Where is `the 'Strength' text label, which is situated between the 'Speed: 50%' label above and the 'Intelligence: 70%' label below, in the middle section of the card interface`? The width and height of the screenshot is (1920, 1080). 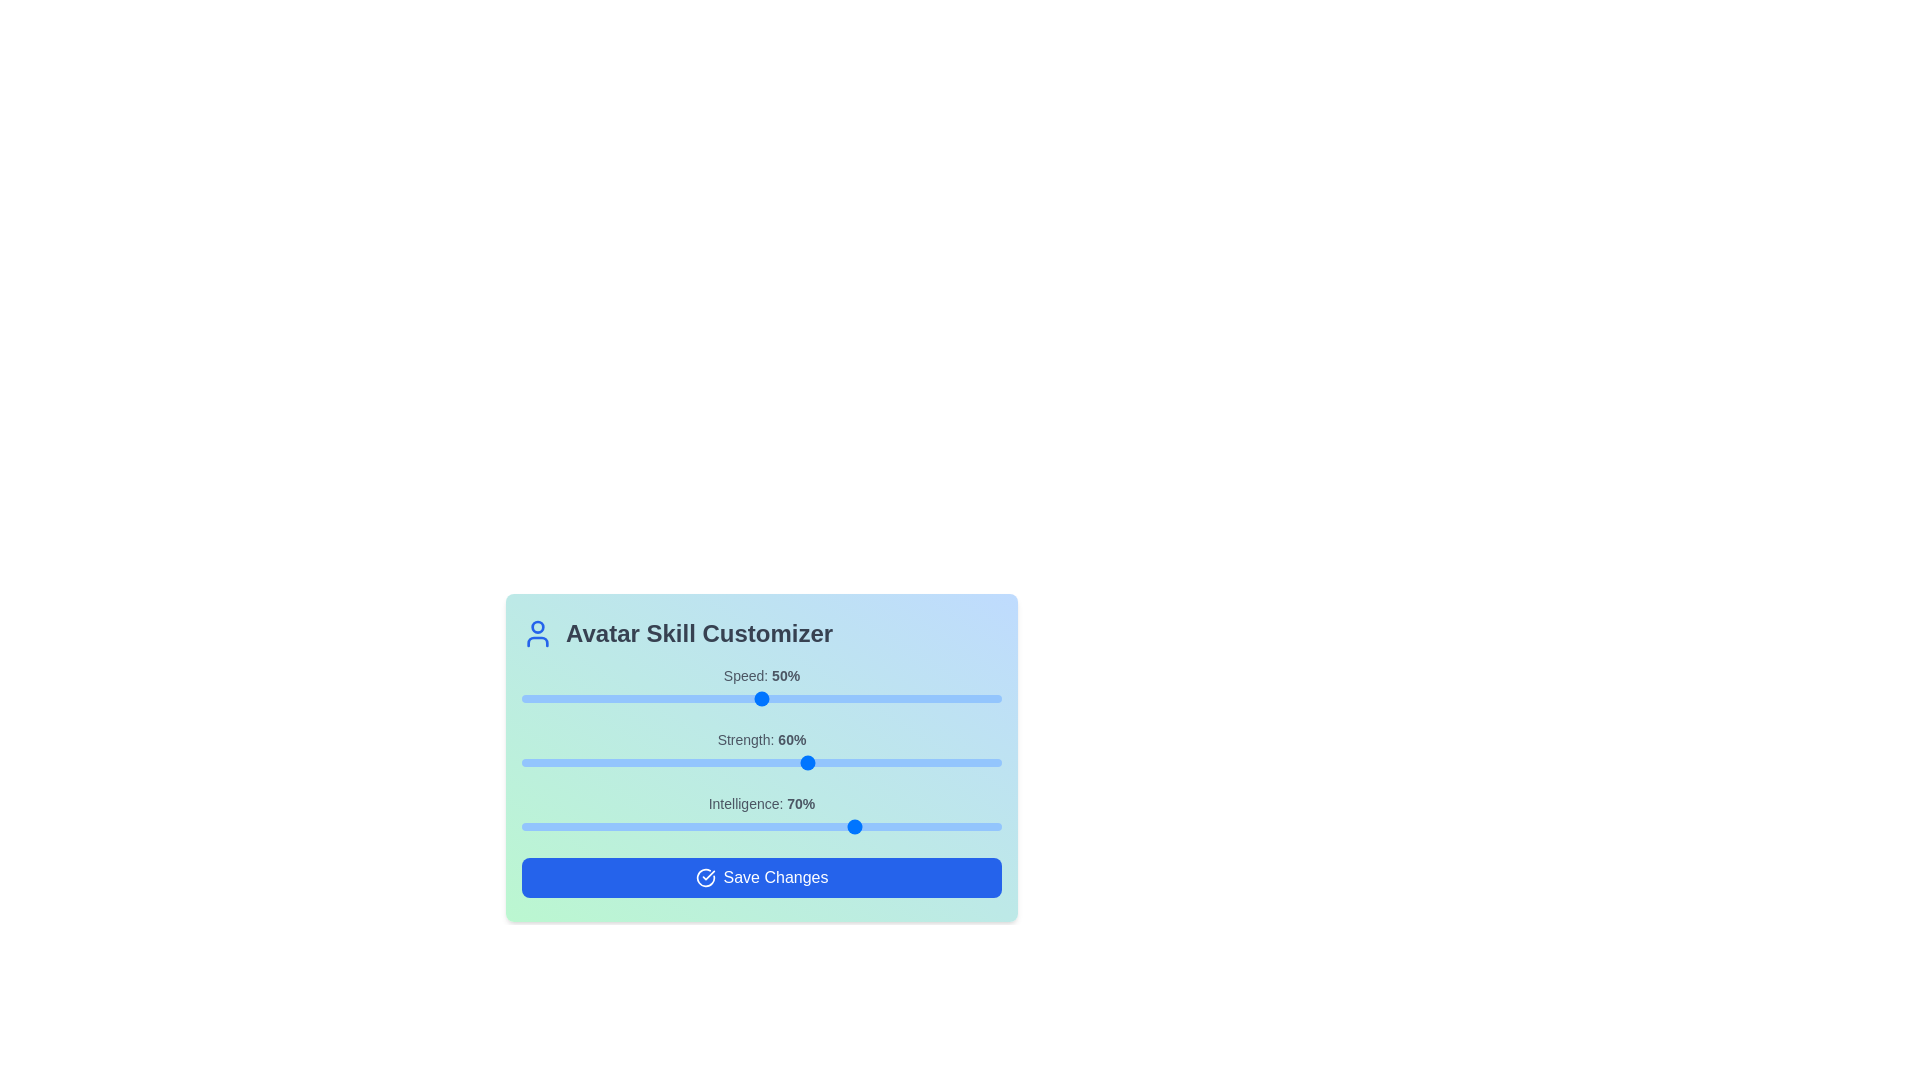
the 'Strength' text label, which is situated between the 'Speed: 50%' label above and the 'Intelligence: 70%' label below, in the middle section of the card interface is located at coordinates (761, 740).